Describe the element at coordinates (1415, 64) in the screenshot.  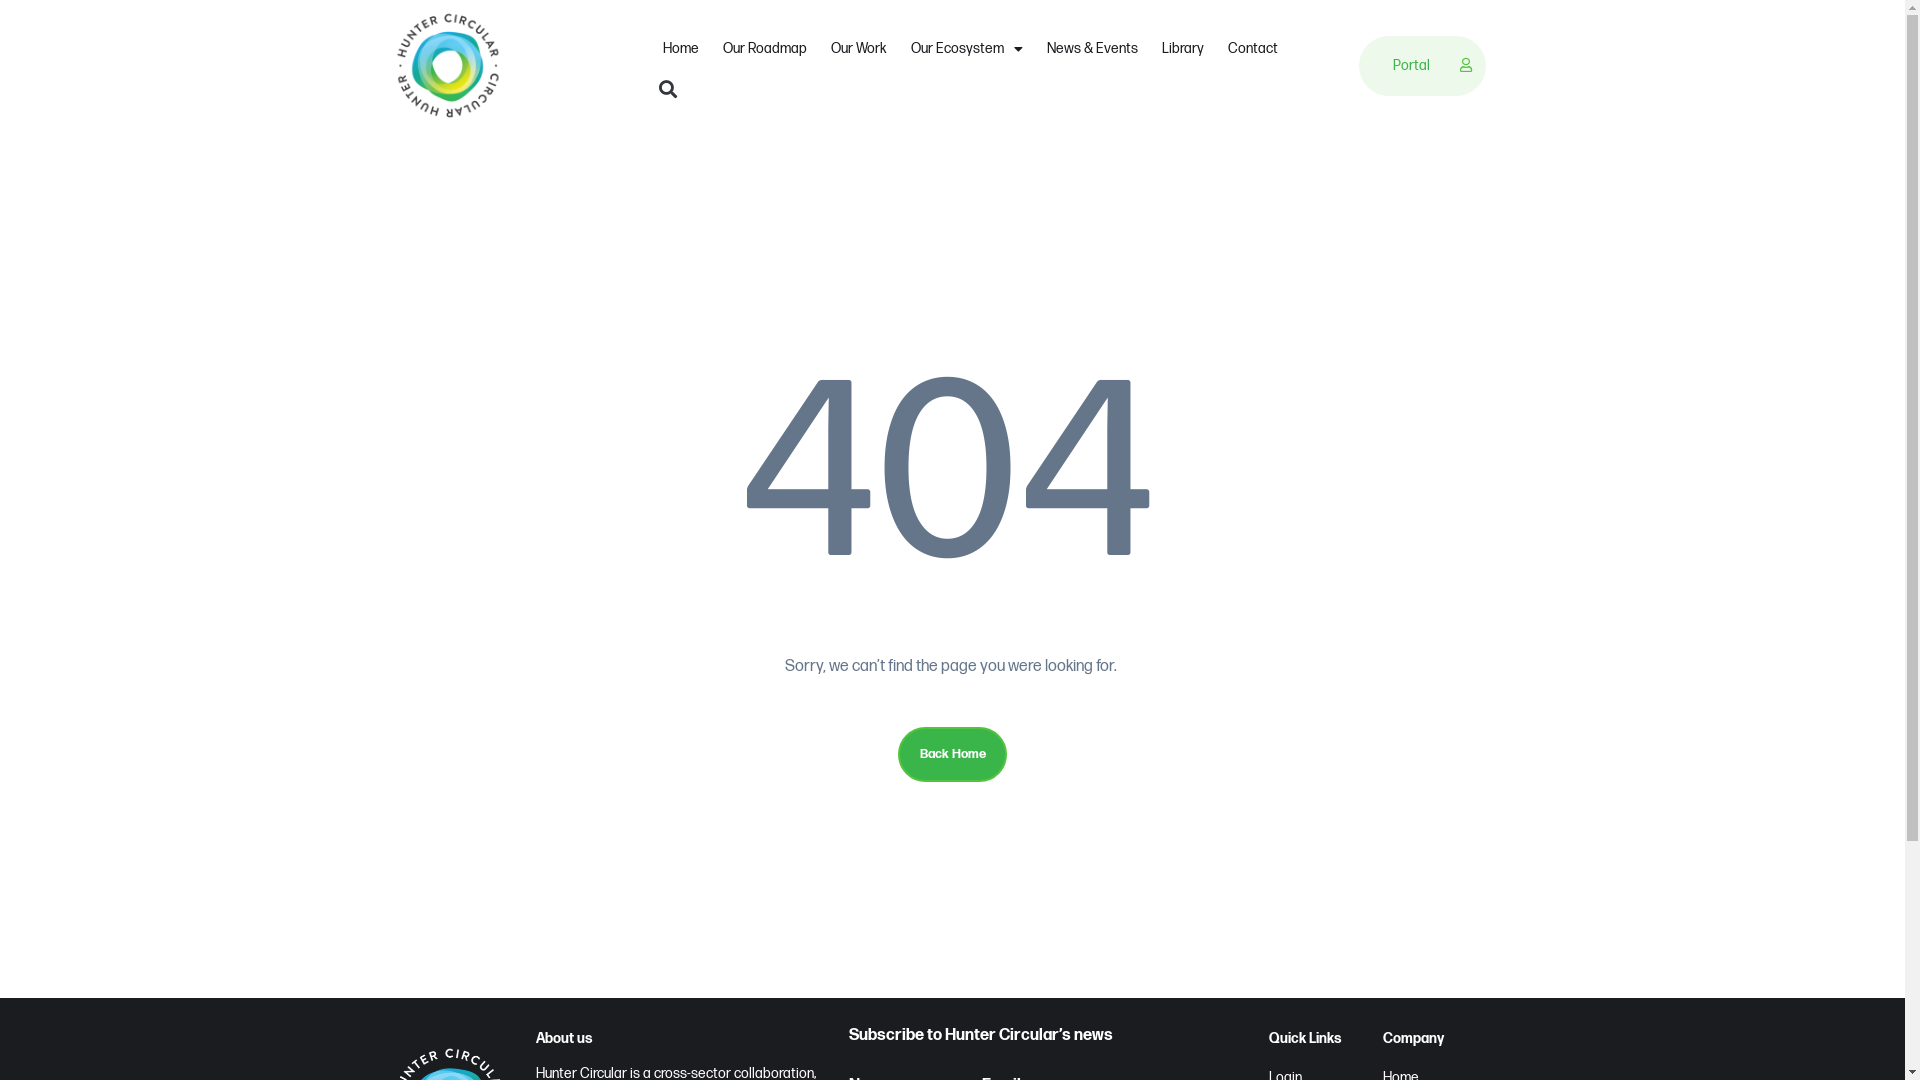
I see `'Portal'` at that location.